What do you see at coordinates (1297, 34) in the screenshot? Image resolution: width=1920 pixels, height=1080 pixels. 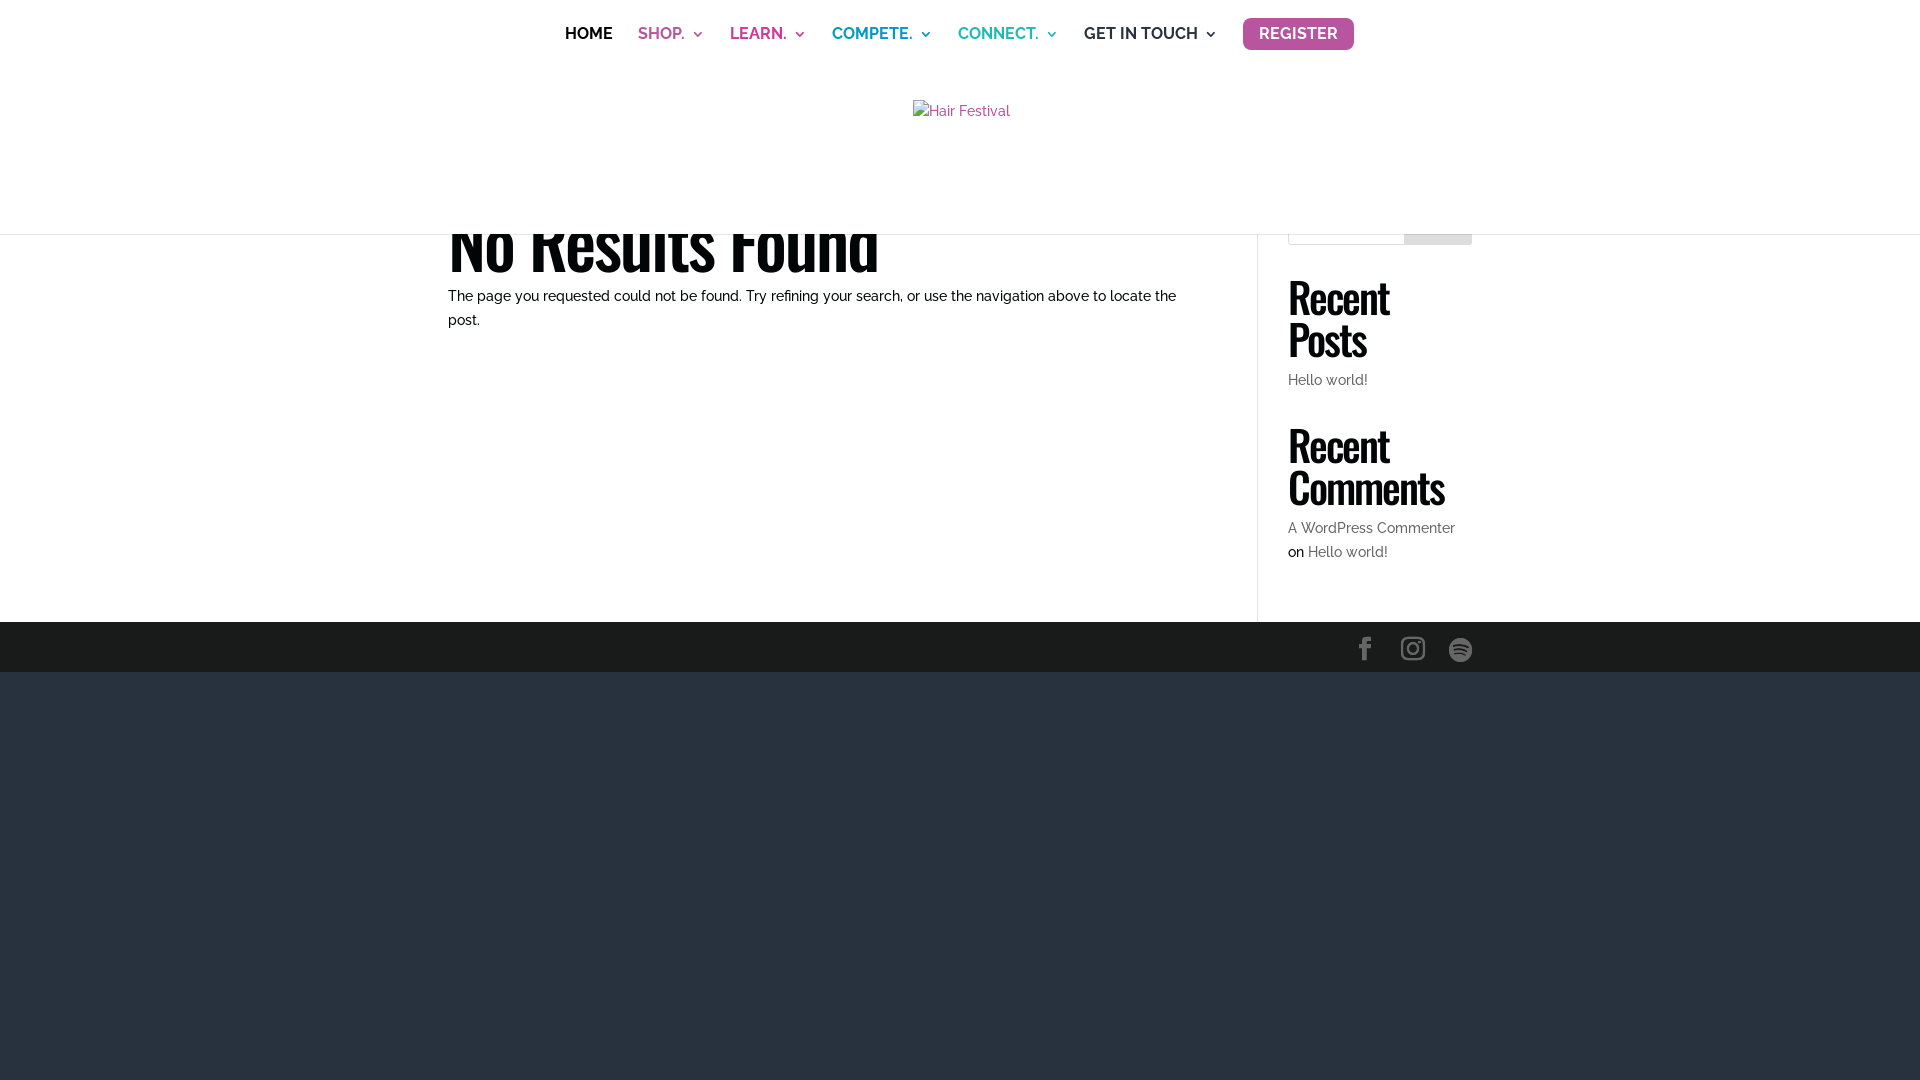 I see `'REGISTER'` at bounding box center [1297, 34].